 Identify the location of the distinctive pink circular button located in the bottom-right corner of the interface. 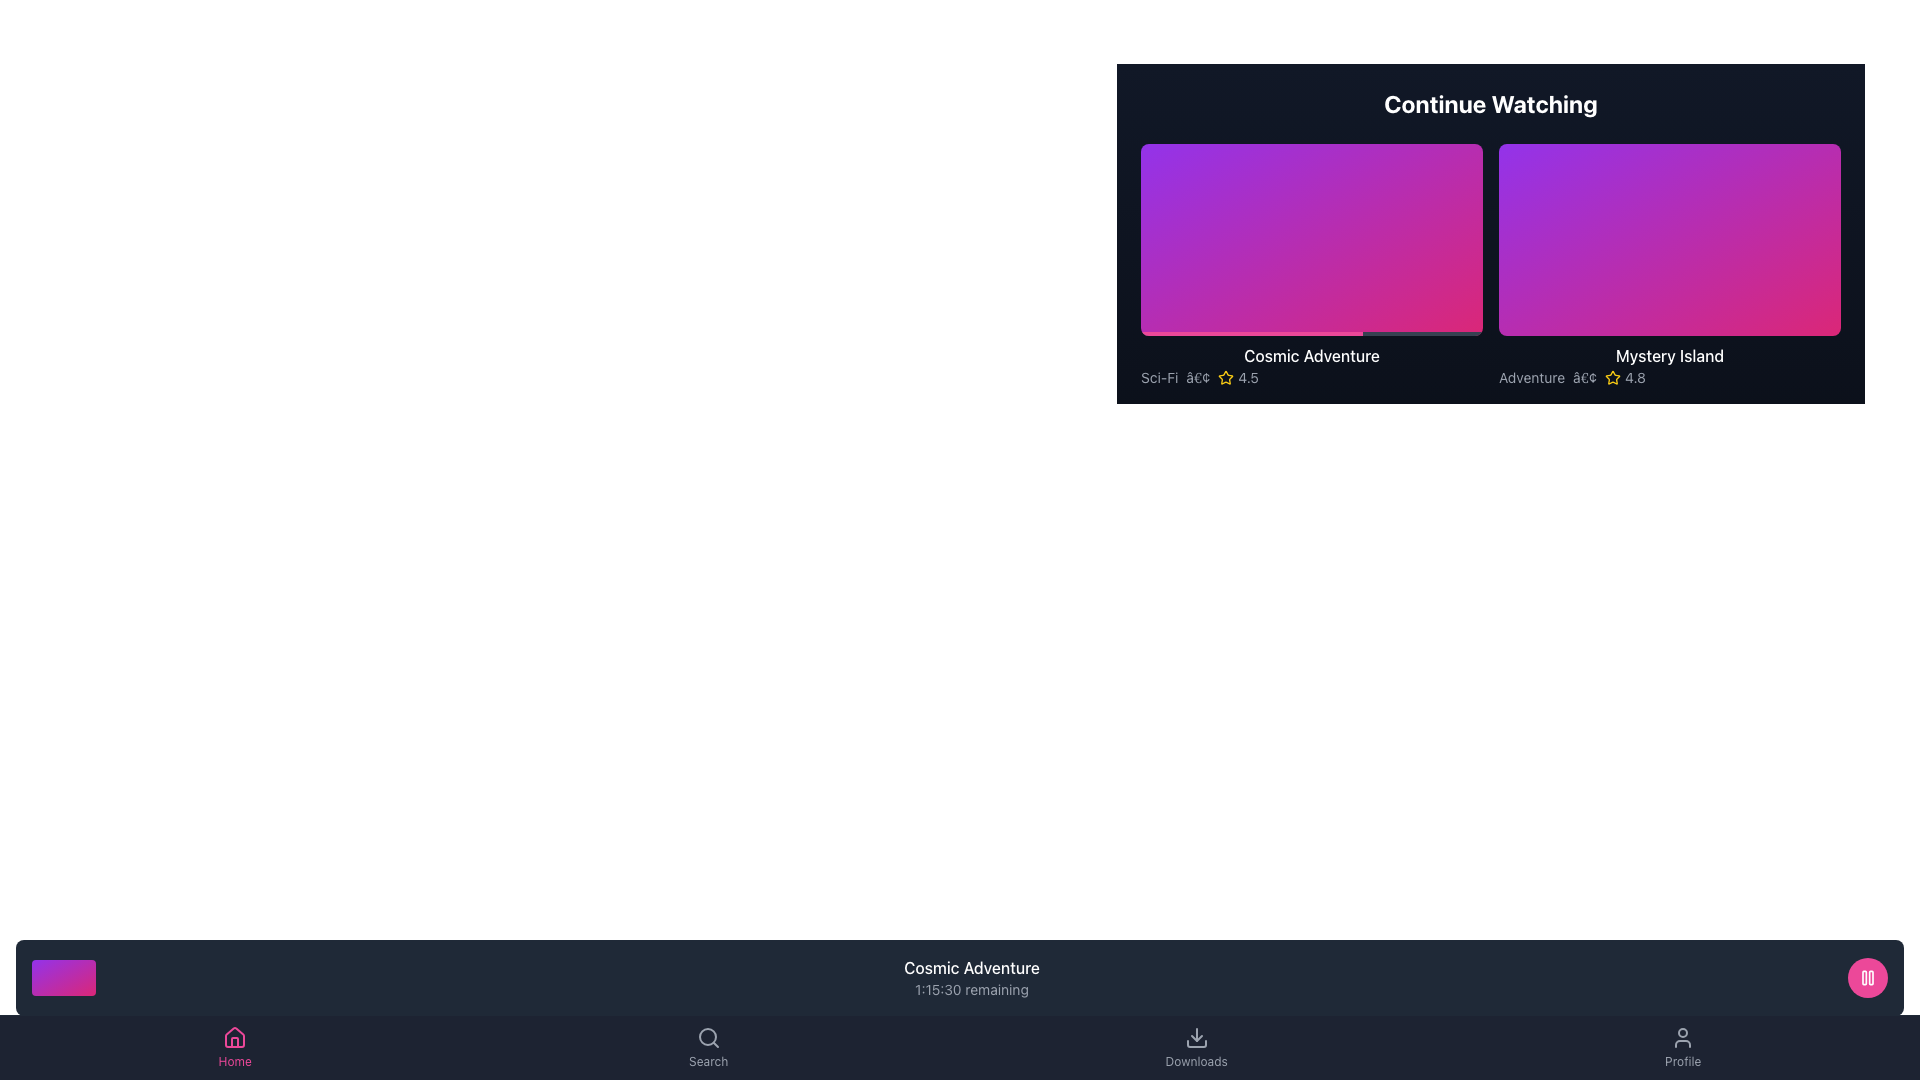
(1866, 977).